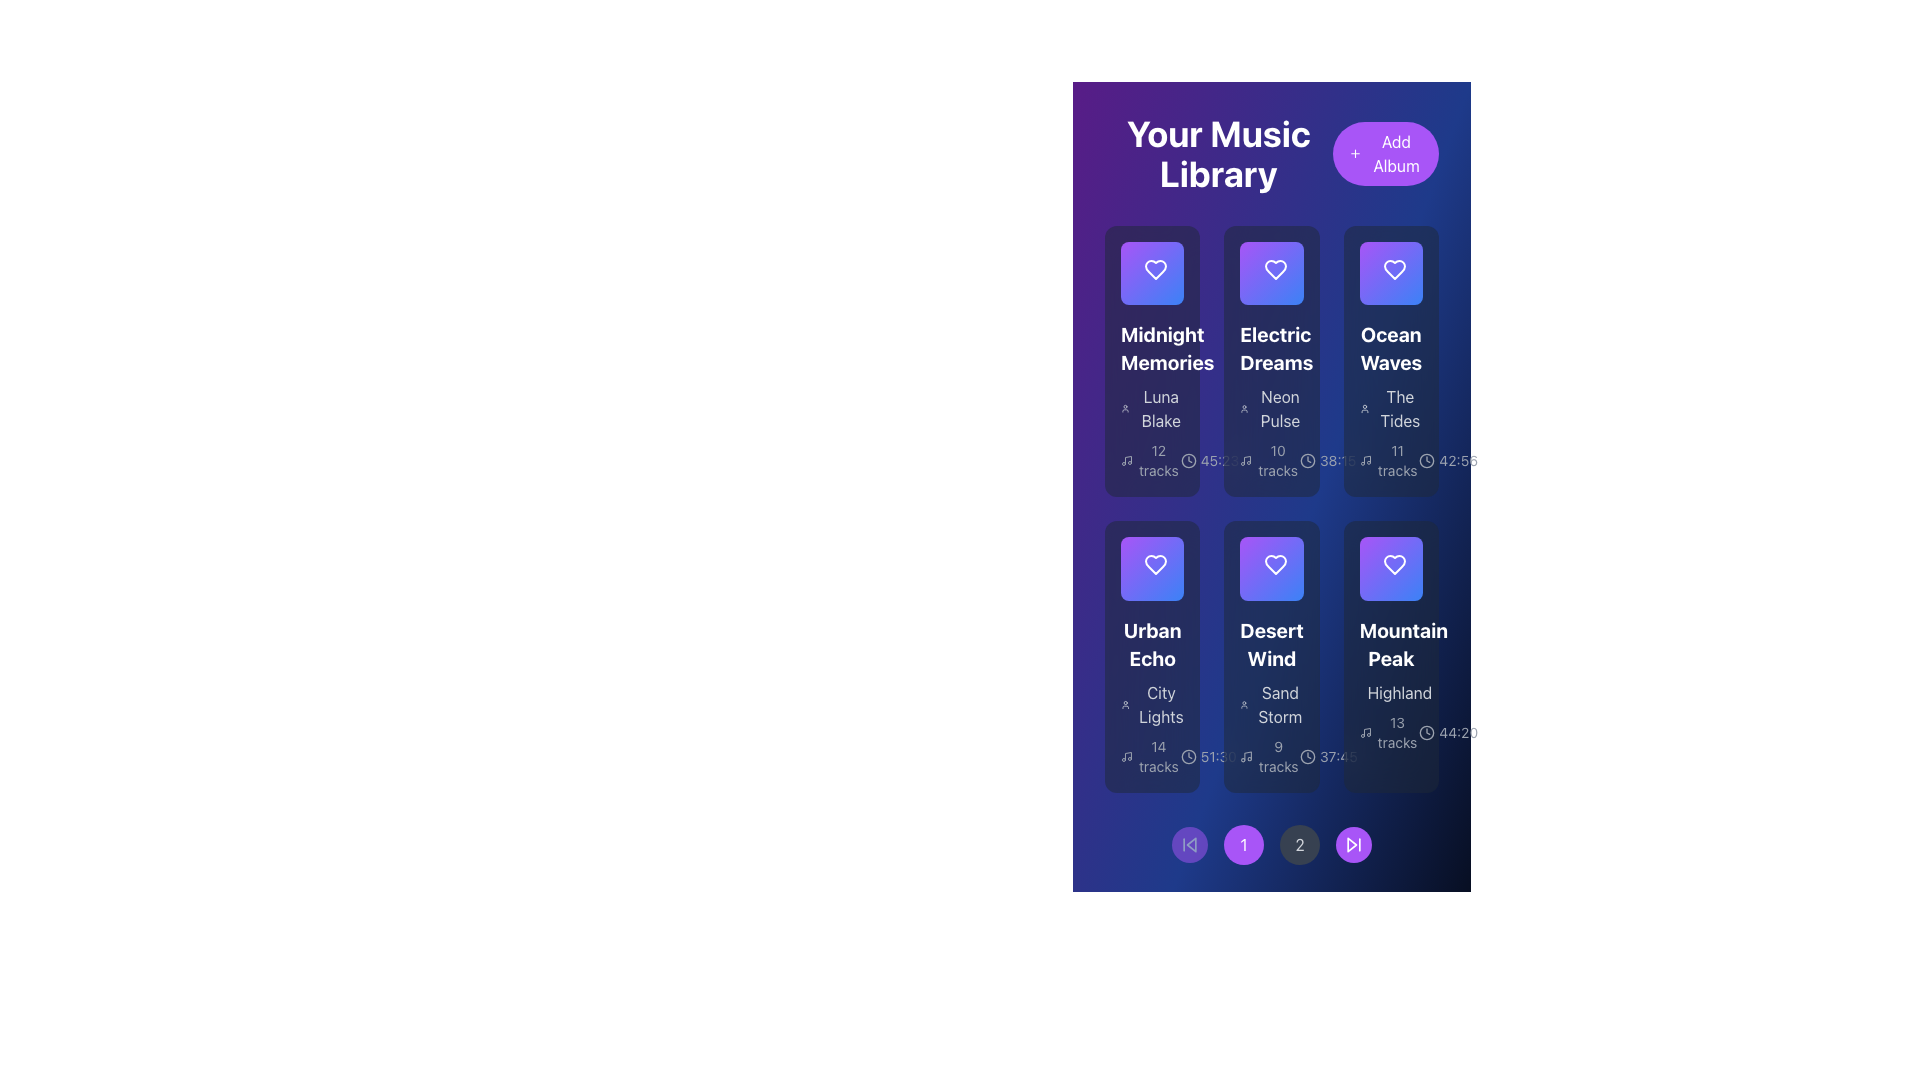 The width and height of the screenshot is (1920, 1080). I want to click on the skip forward button, which is the rightmost circular control icon in the bottom section of the interface, so click(1353, 844).